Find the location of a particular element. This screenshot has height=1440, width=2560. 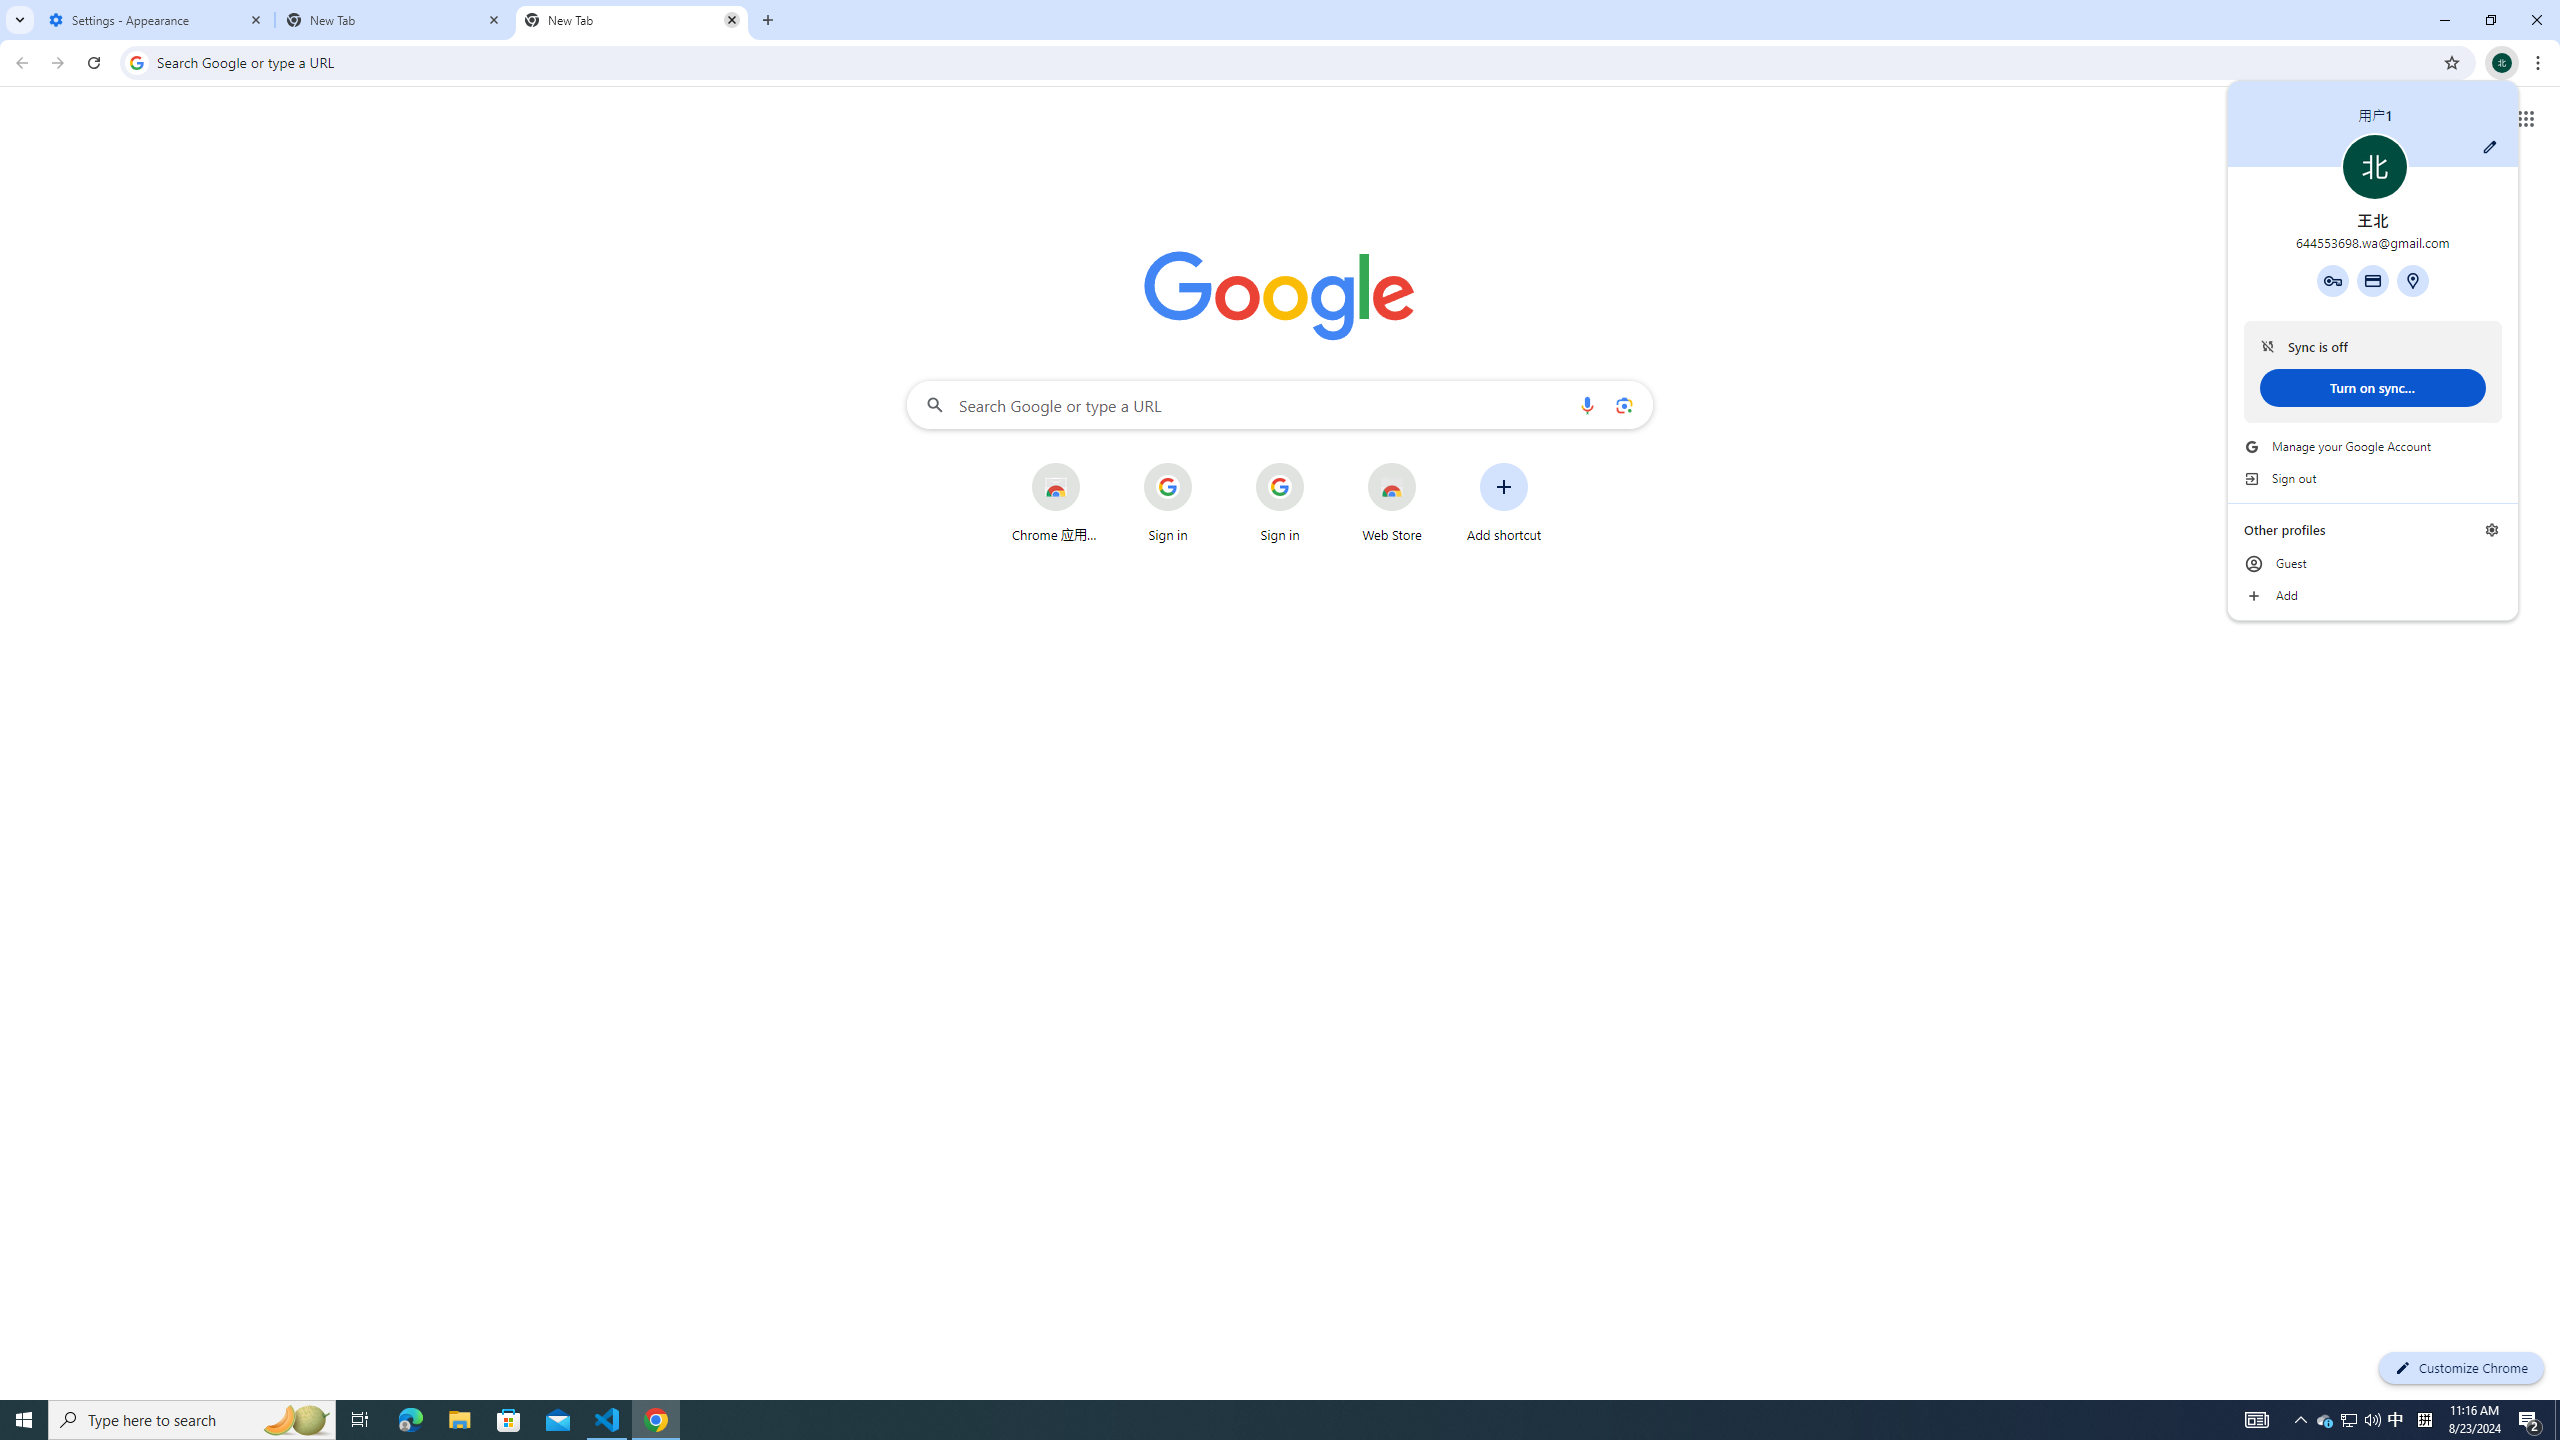

'AutomationID: 4105' is located at coordinates (2255, 1418).